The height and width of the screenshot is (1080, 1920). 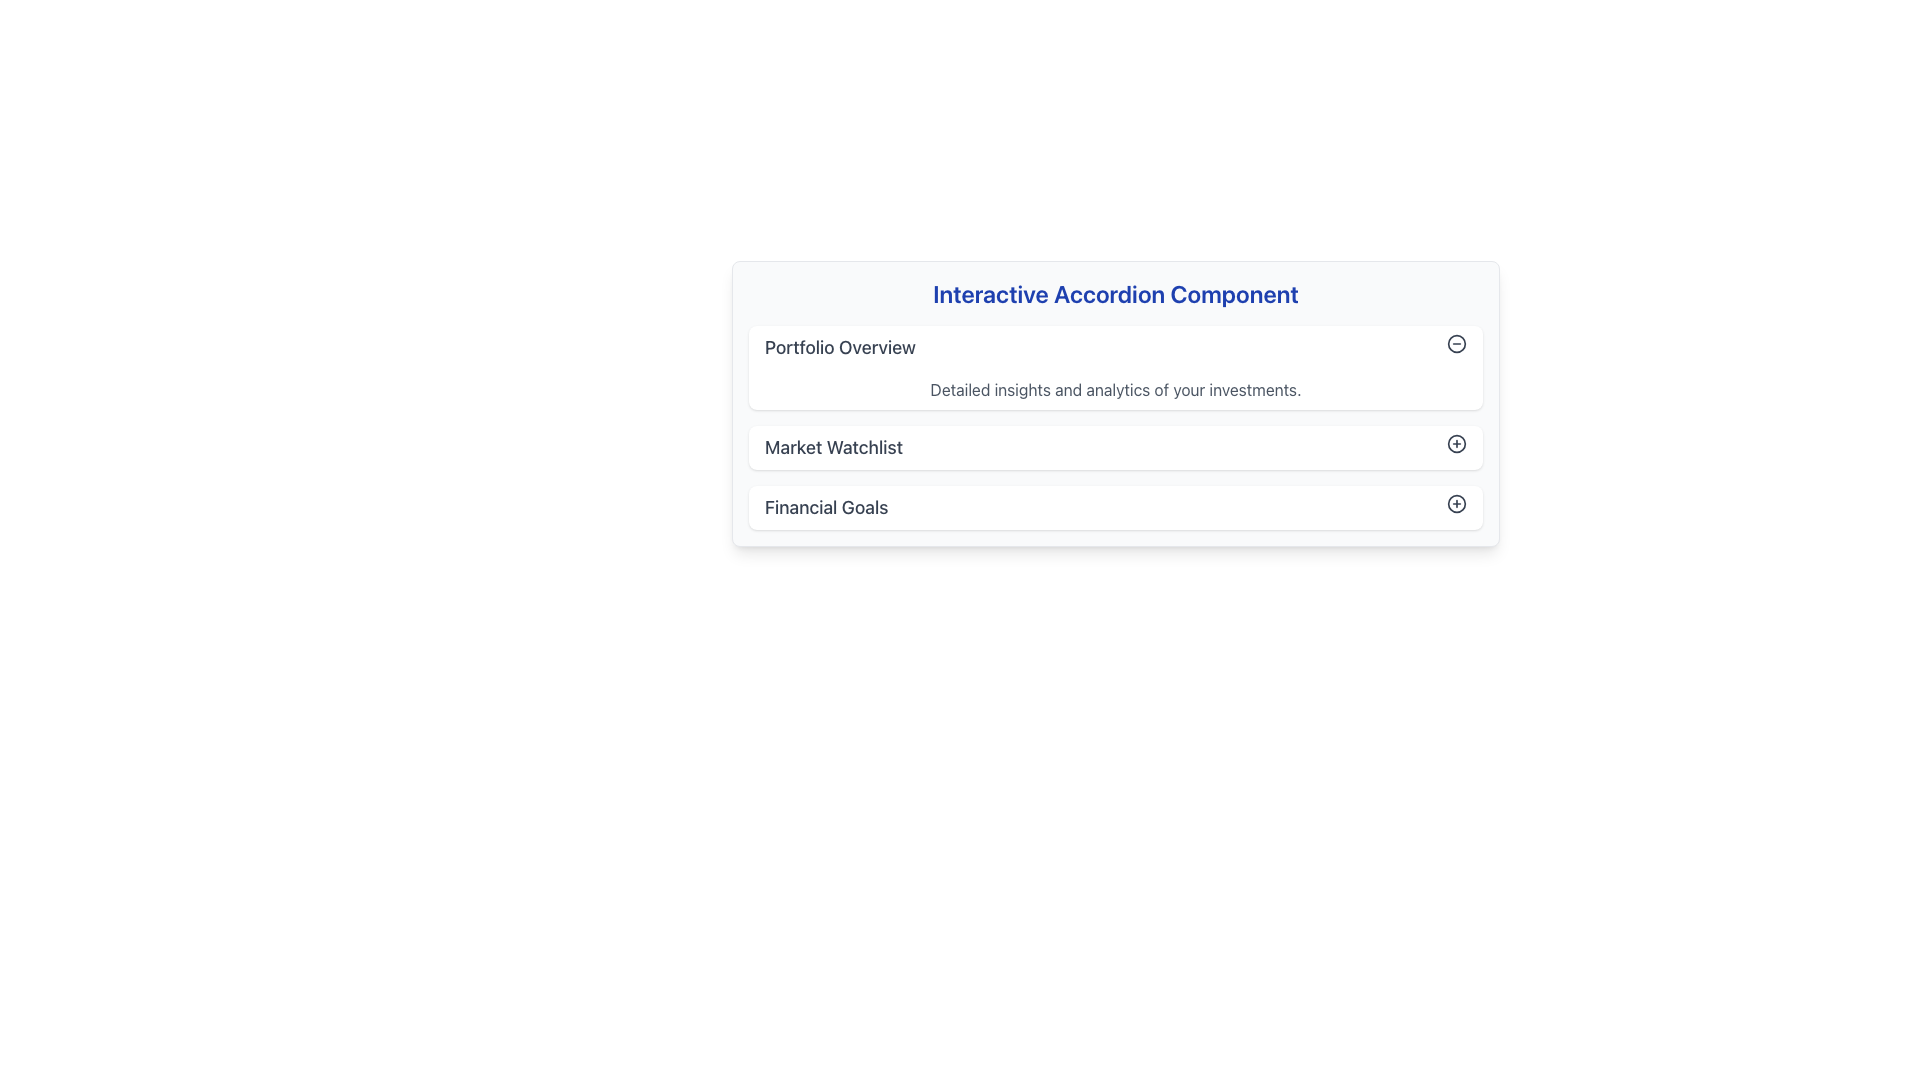 What do you see at coordinates (1457, 442) in the screenshot?
I see `the circular shape that forms the outer boundary of the 'plus' icon, which is part of the interactive controls aligned to the right of the 'Market Watchlist' label` at bounding box center [1457, 442].